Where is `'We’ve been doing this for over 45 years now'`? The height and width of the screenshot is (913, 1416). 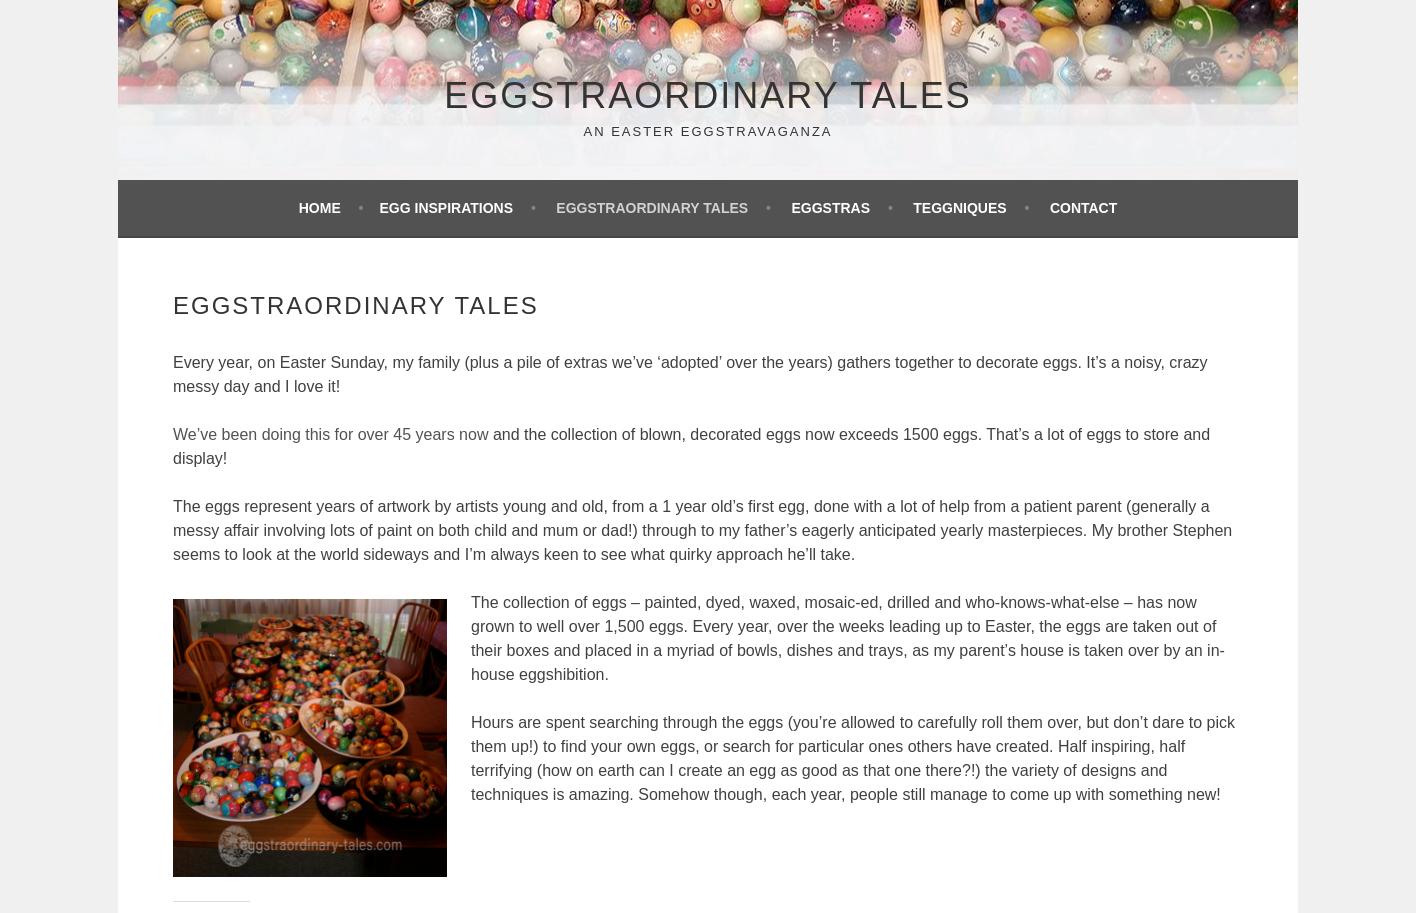 'We’ve been doing this for over 45 years now' is located at coordinates (331, 433).